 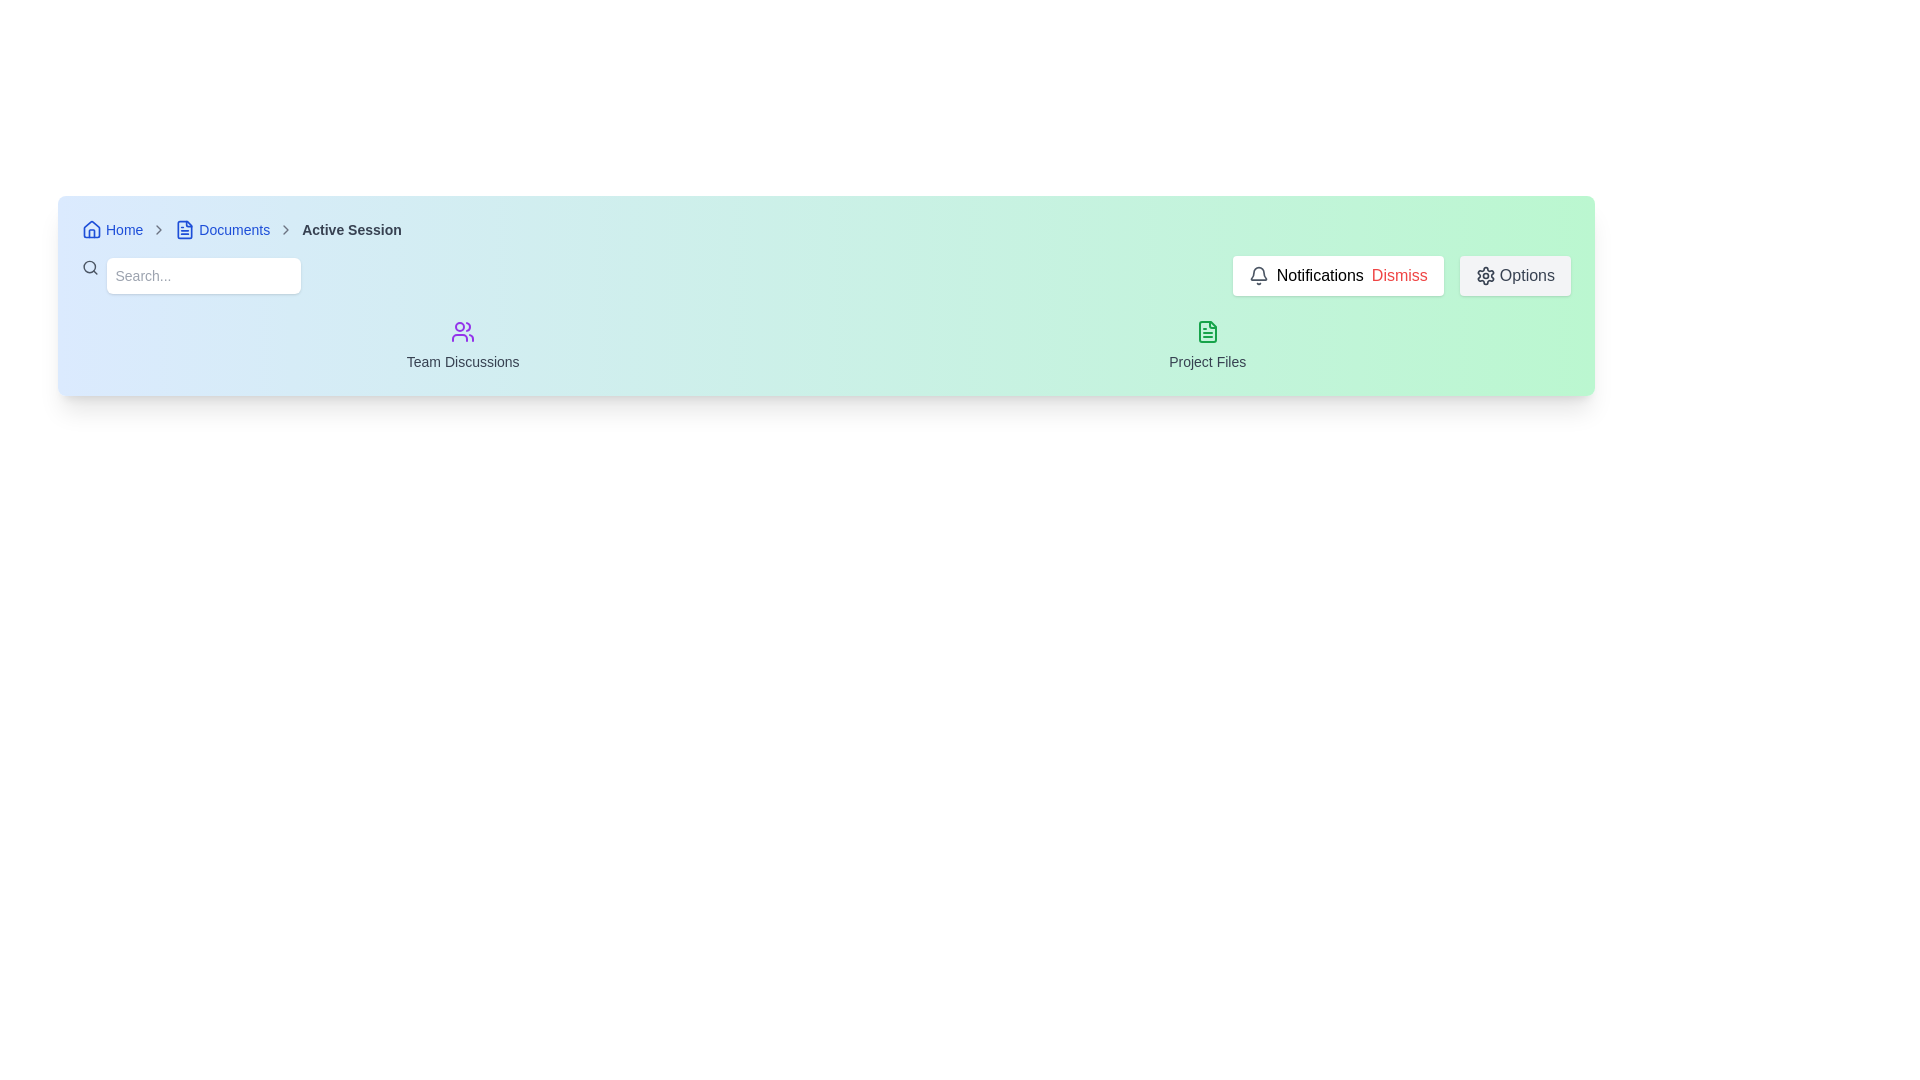 What do you see at coordinates (1515, 276) in the screenshot?
I see `the settings button located at the rightmost end of the button row, which opens additional settings or options related to the interface` at bounding box center [1515, 276].